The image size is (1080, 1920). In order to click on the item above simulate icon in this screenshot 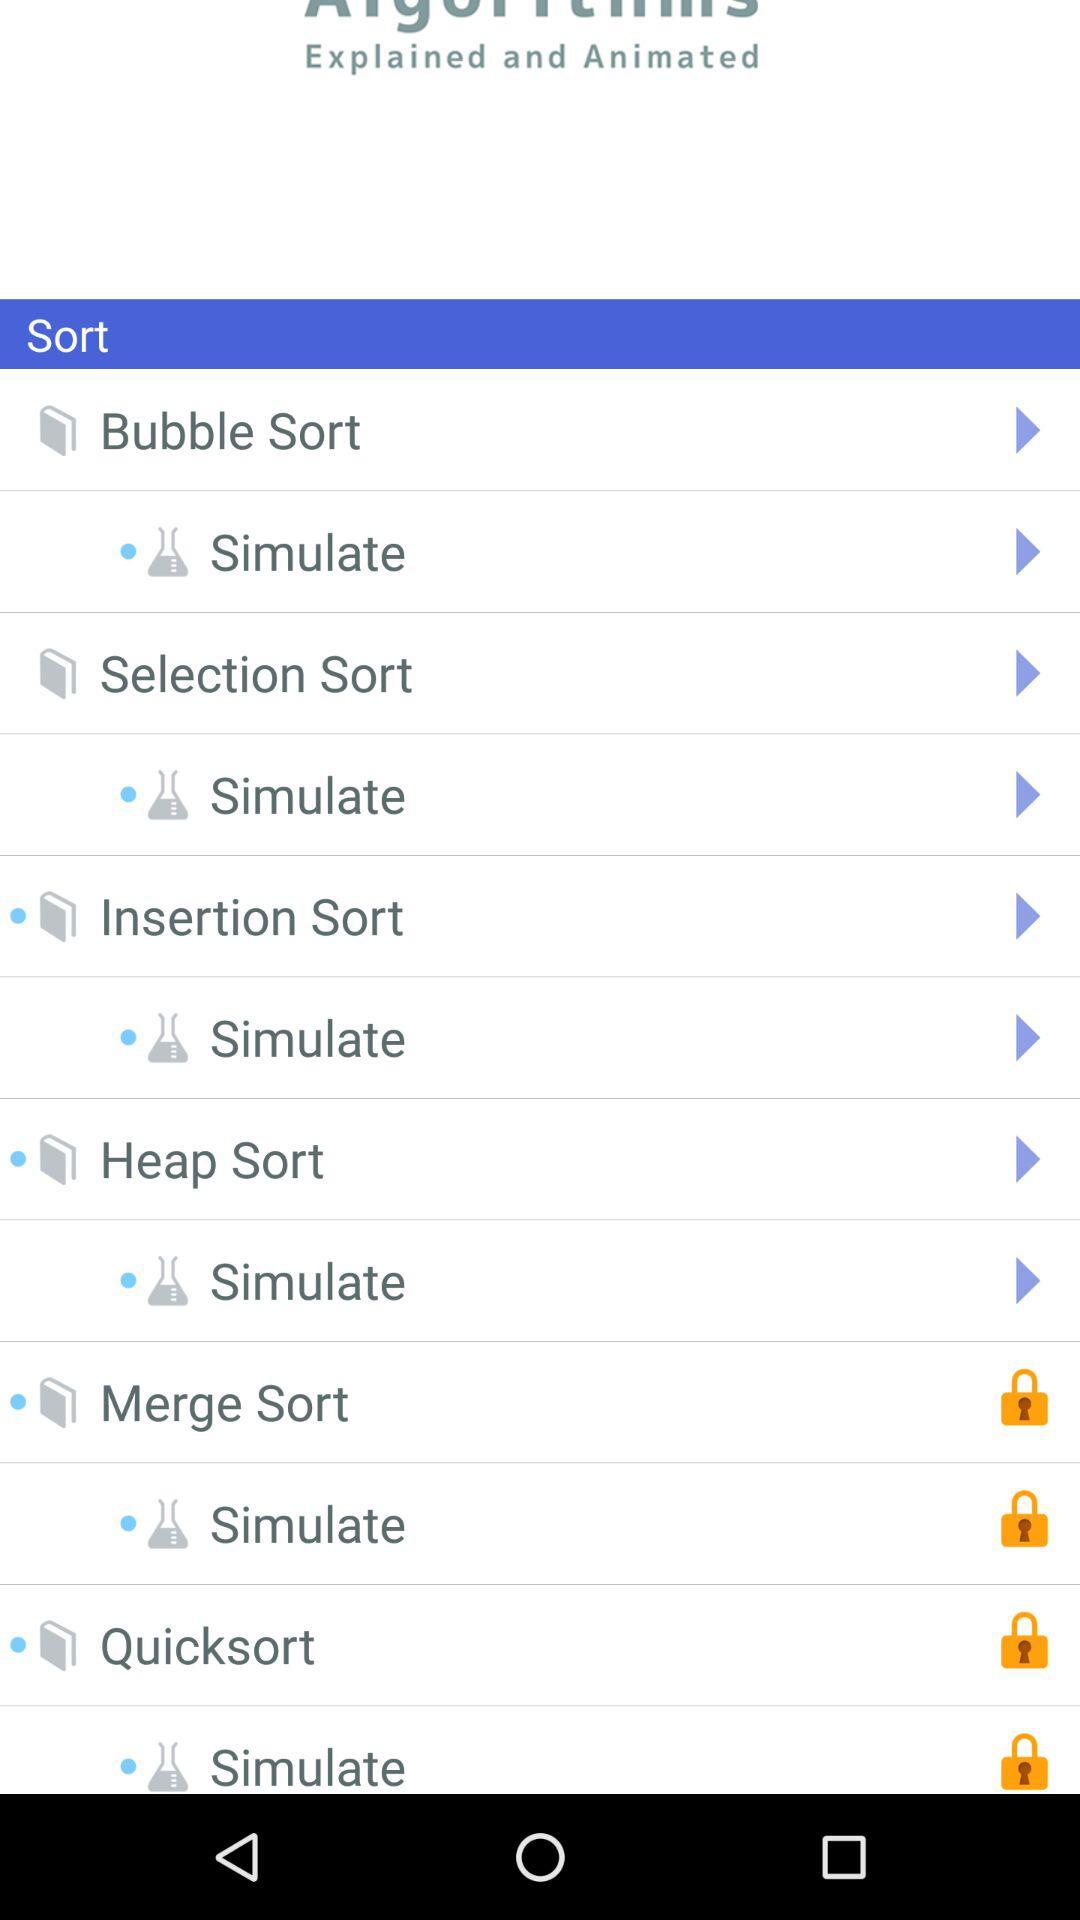, I will do `click(207, 1645)`.